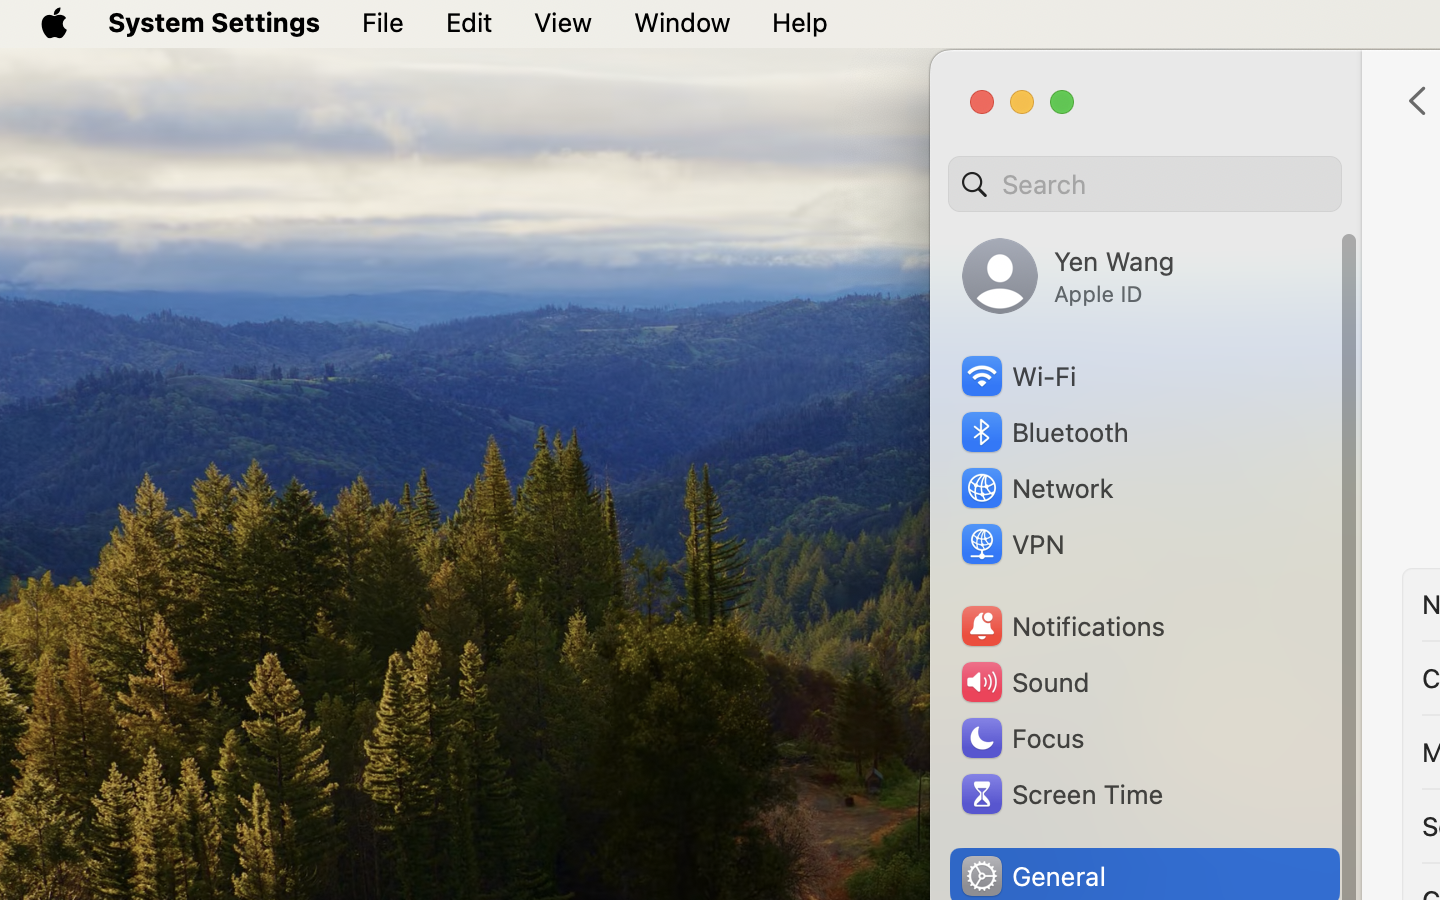 This screenshot has width=1440, height=900. Describe the element at coordinates (1062, 626) in the screenshot. I see `'Notifications'` at that location.